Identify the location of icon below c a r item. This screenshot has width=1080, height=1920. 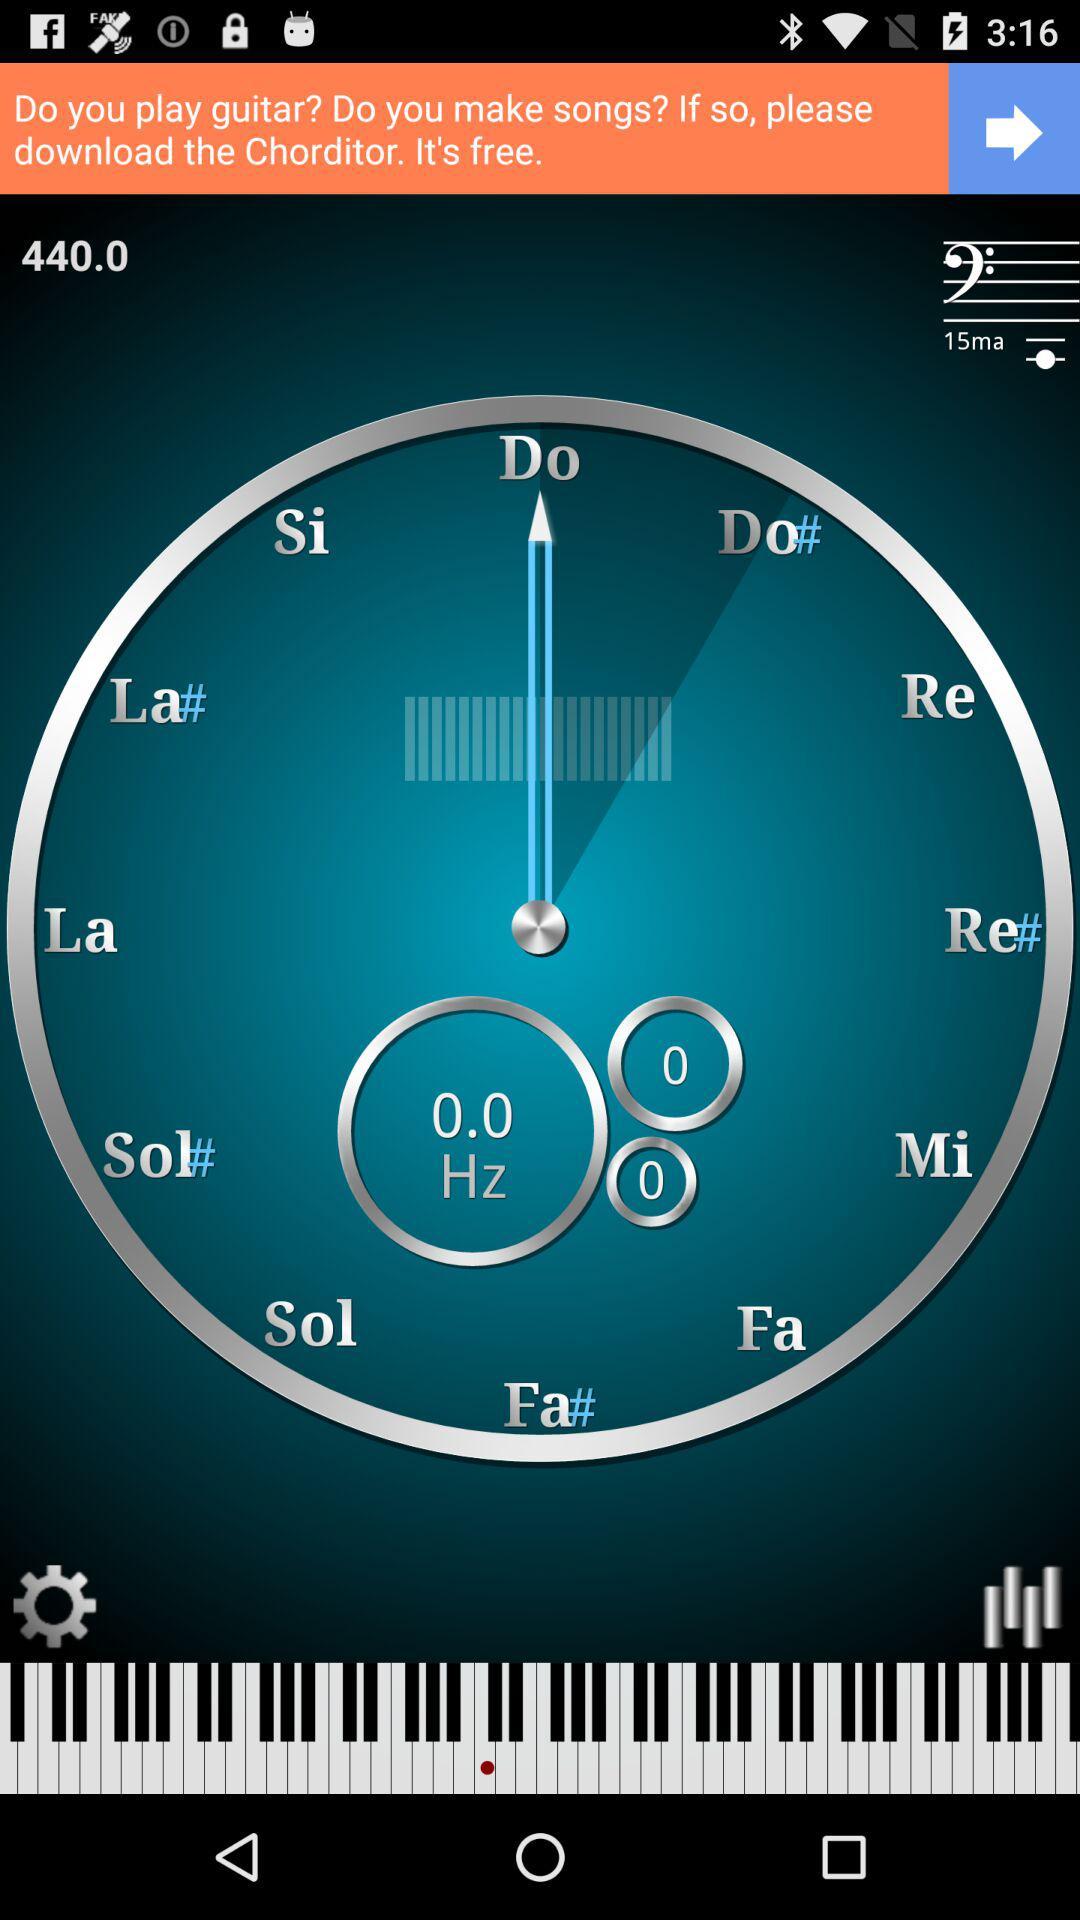
(73, 253).